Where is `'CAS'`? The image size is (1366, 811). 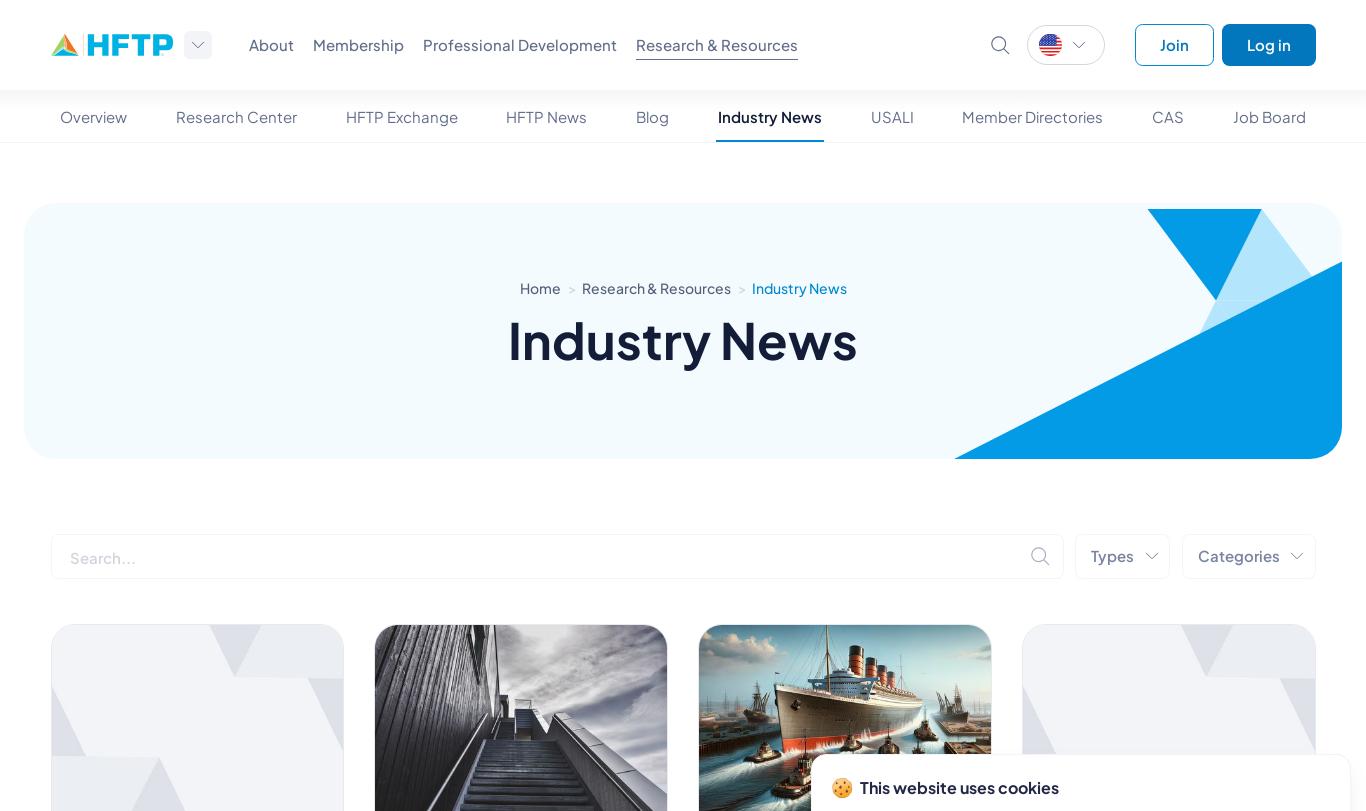
'CAS' is located at coordinates (1168, 116).